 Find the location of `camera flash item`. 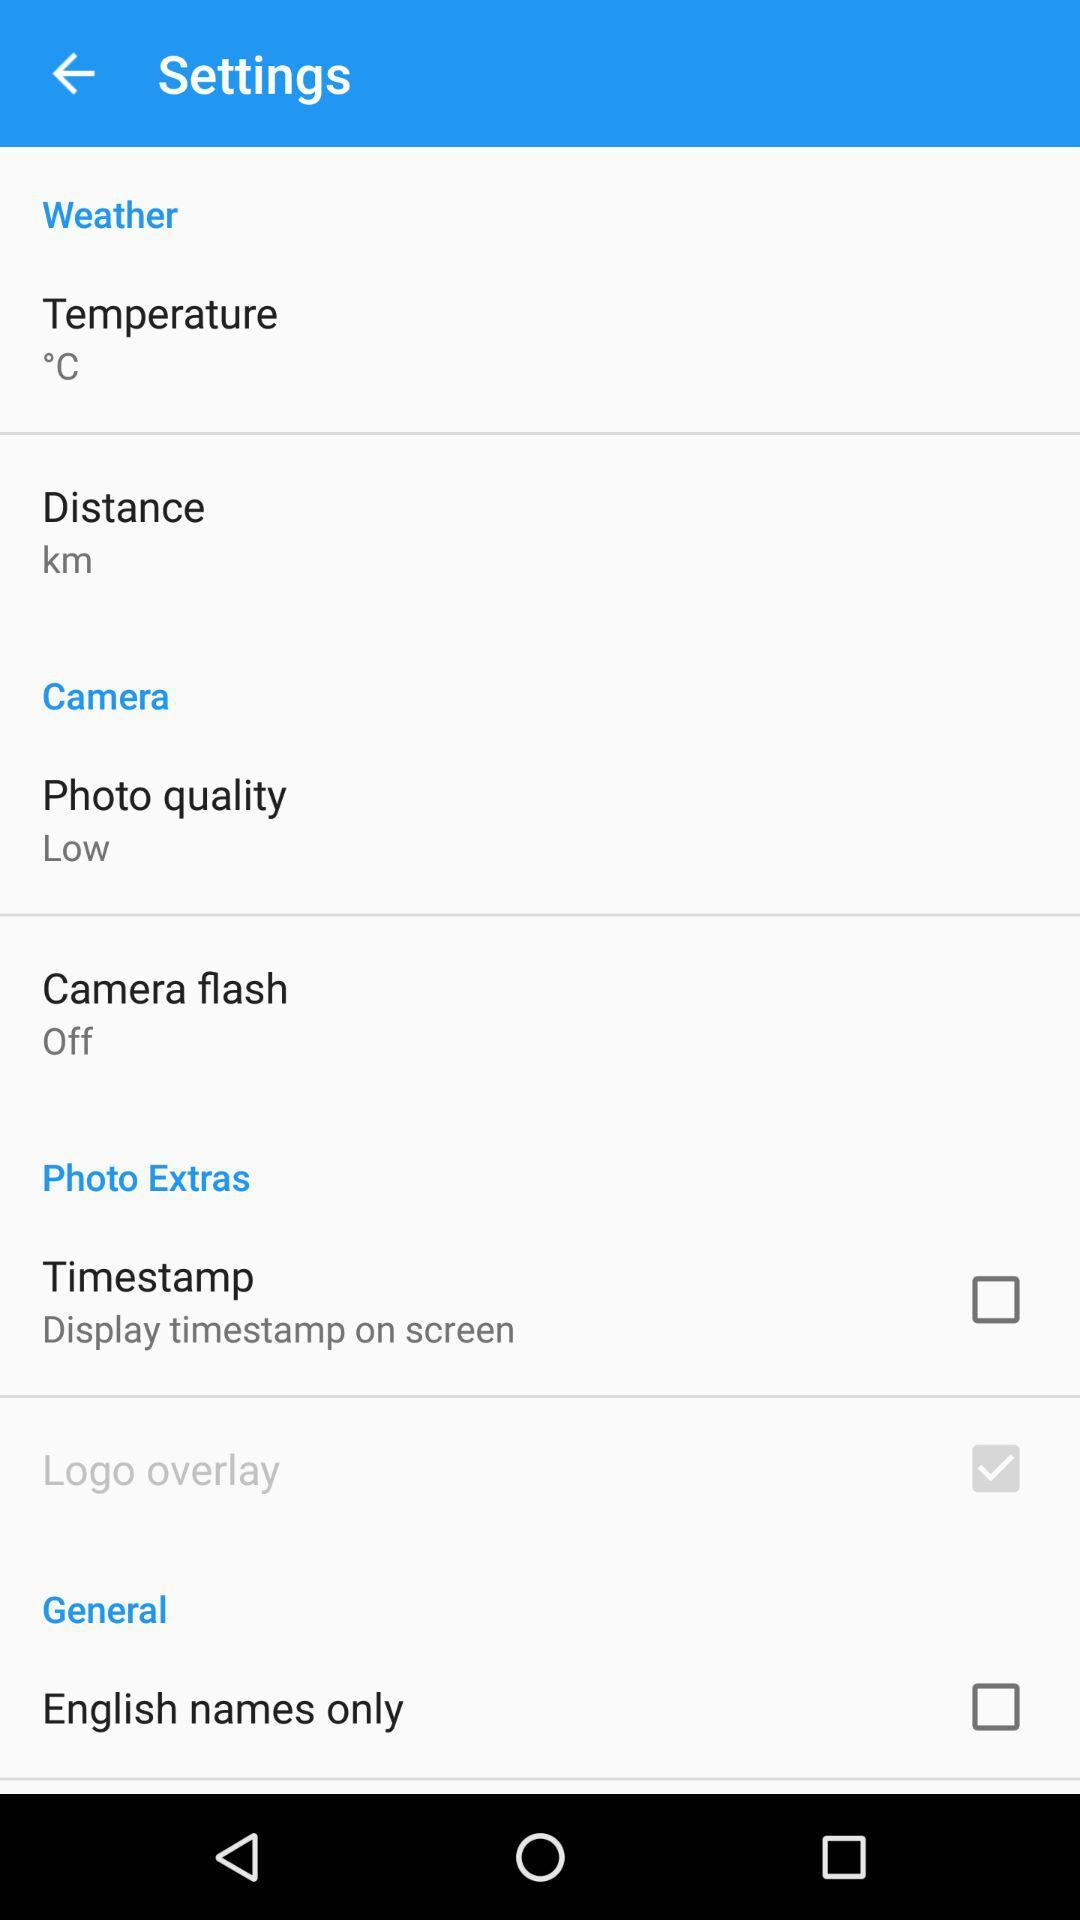

camera flash item is located at coordinates (164, 987).